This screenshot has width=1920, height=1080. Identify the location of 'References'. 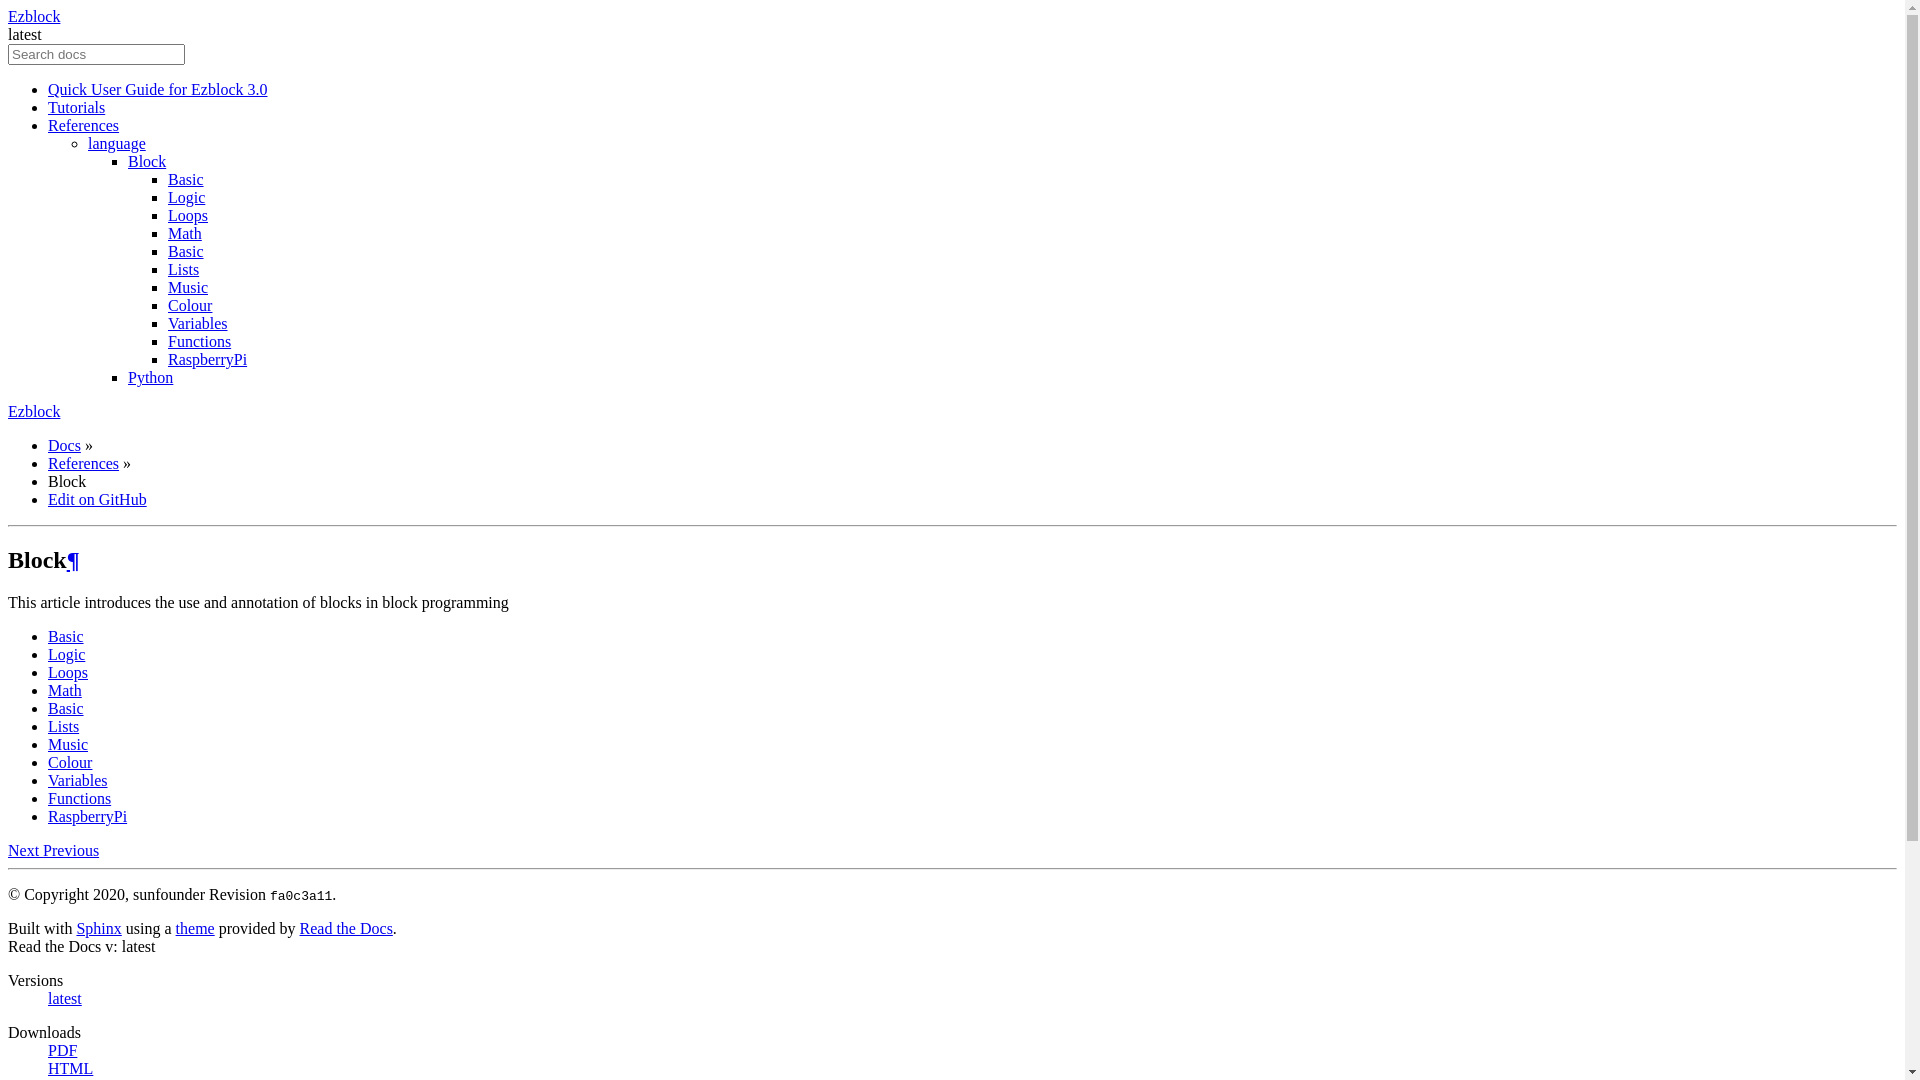
(82, 125).